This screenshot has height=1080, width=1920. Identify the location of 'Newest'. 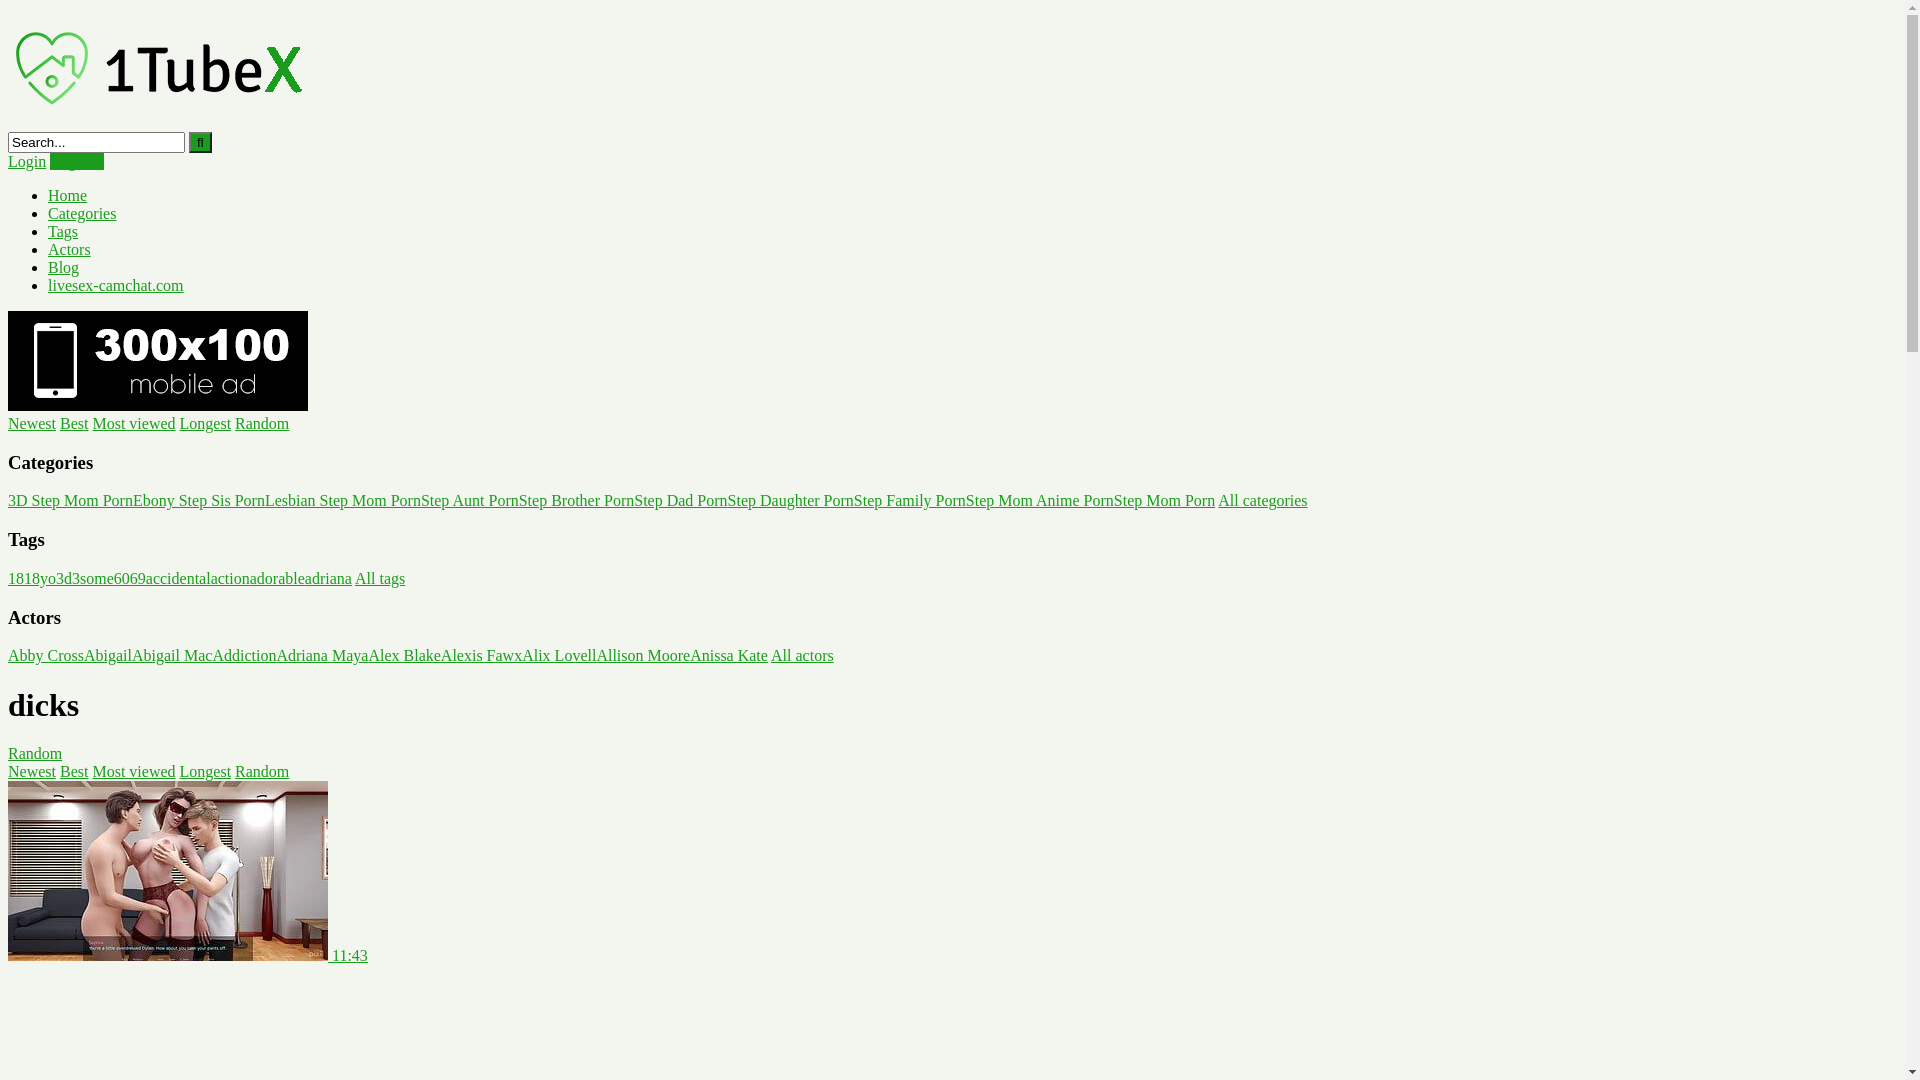
(32, 422).